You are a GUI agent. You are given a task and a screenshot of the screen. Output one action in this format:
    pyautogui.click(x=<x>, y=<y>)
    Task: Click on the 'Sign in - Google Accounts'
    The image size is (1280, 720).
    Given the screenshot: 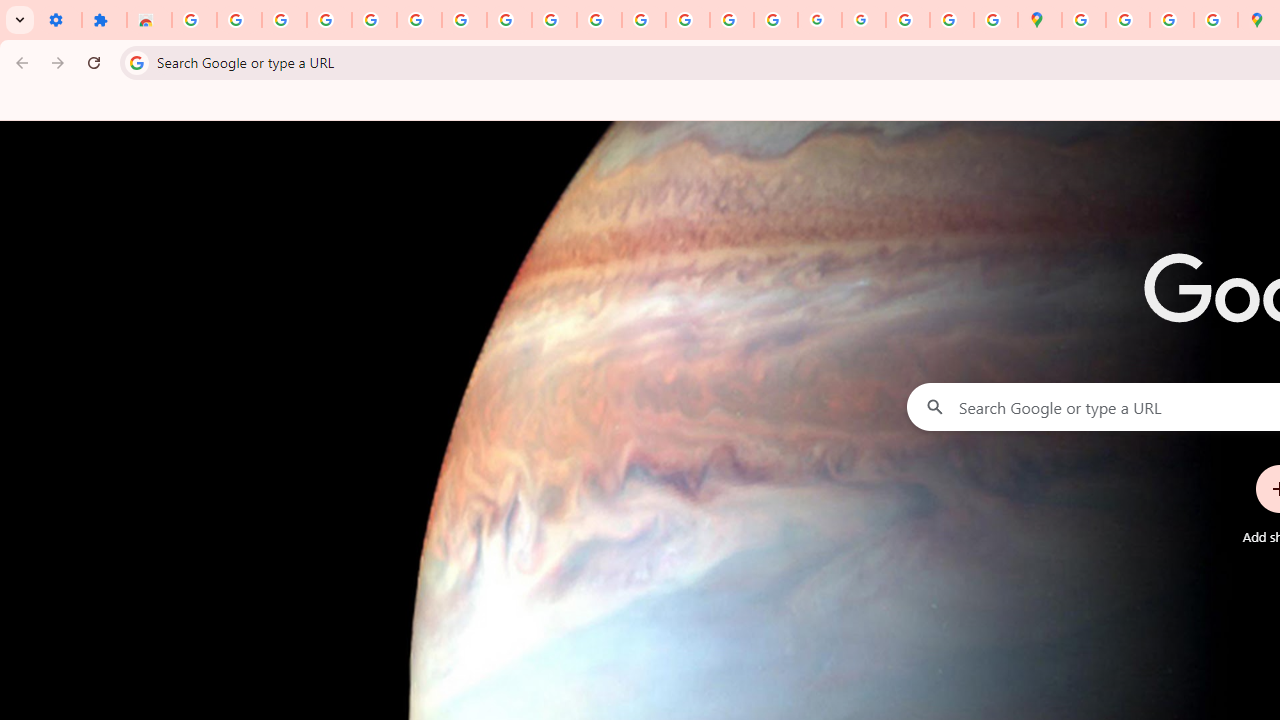 What is the action you would take?
    pyautogui.click(x=194, y=20)
    